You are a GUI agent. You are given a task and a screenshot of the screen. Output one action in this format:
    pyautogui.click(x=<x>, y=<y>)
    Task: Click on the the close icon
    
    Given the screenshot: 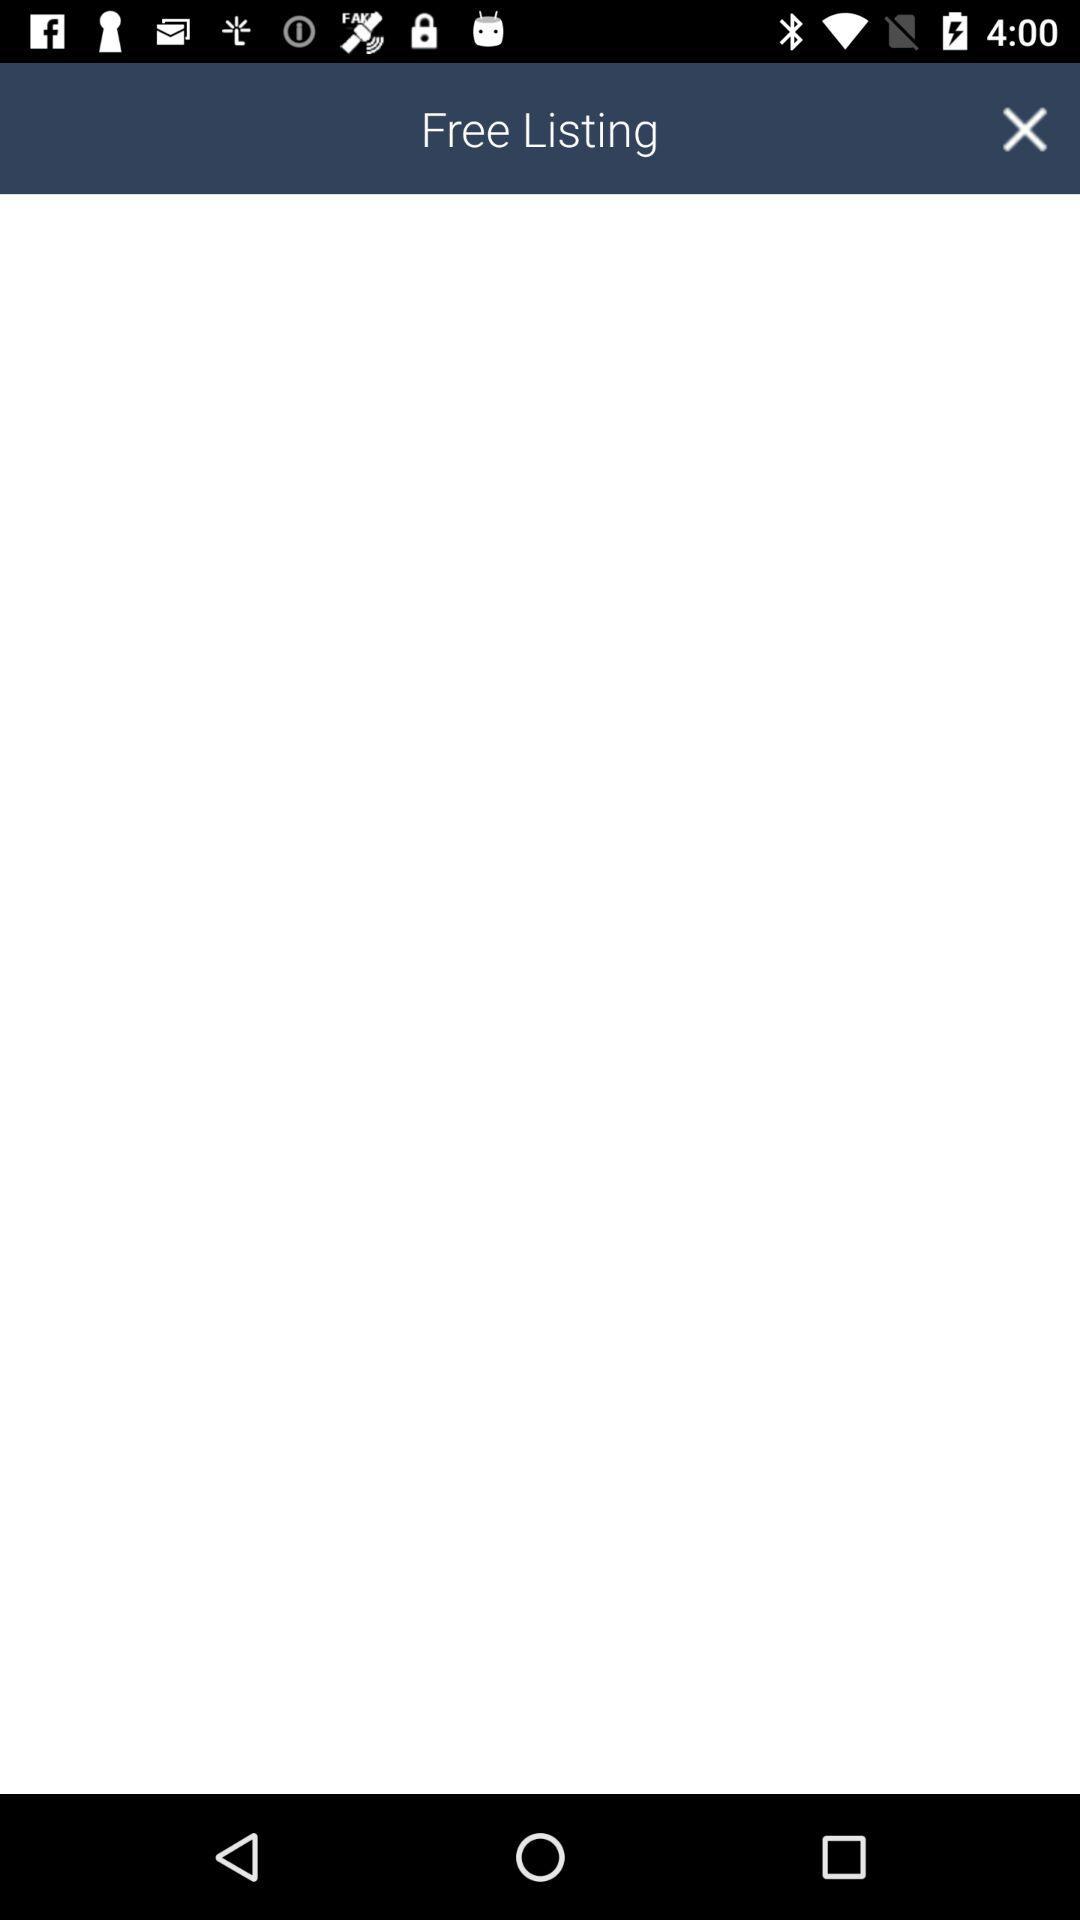 What is the action you would take?
    pyautogui.click(x=1024, y=127)
    